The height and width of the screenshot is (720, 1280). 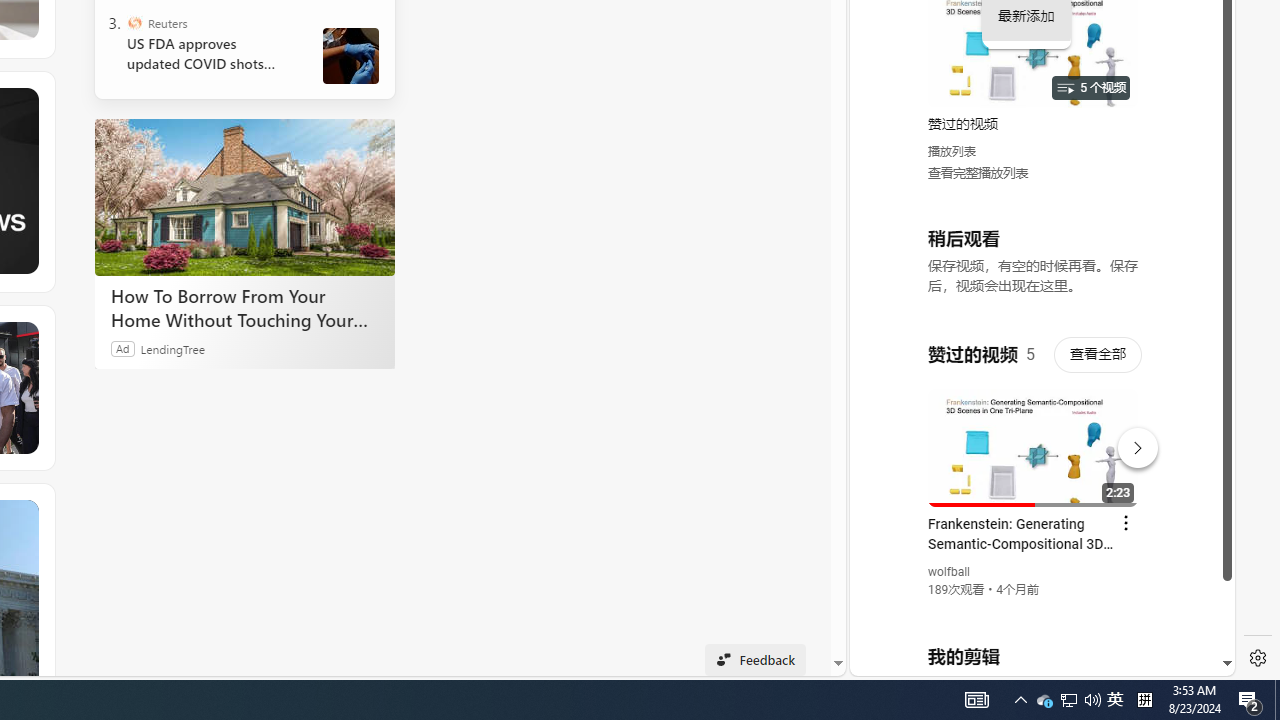 I want to click on 'YouTube - YouTube', so click(x=1034, y=265).